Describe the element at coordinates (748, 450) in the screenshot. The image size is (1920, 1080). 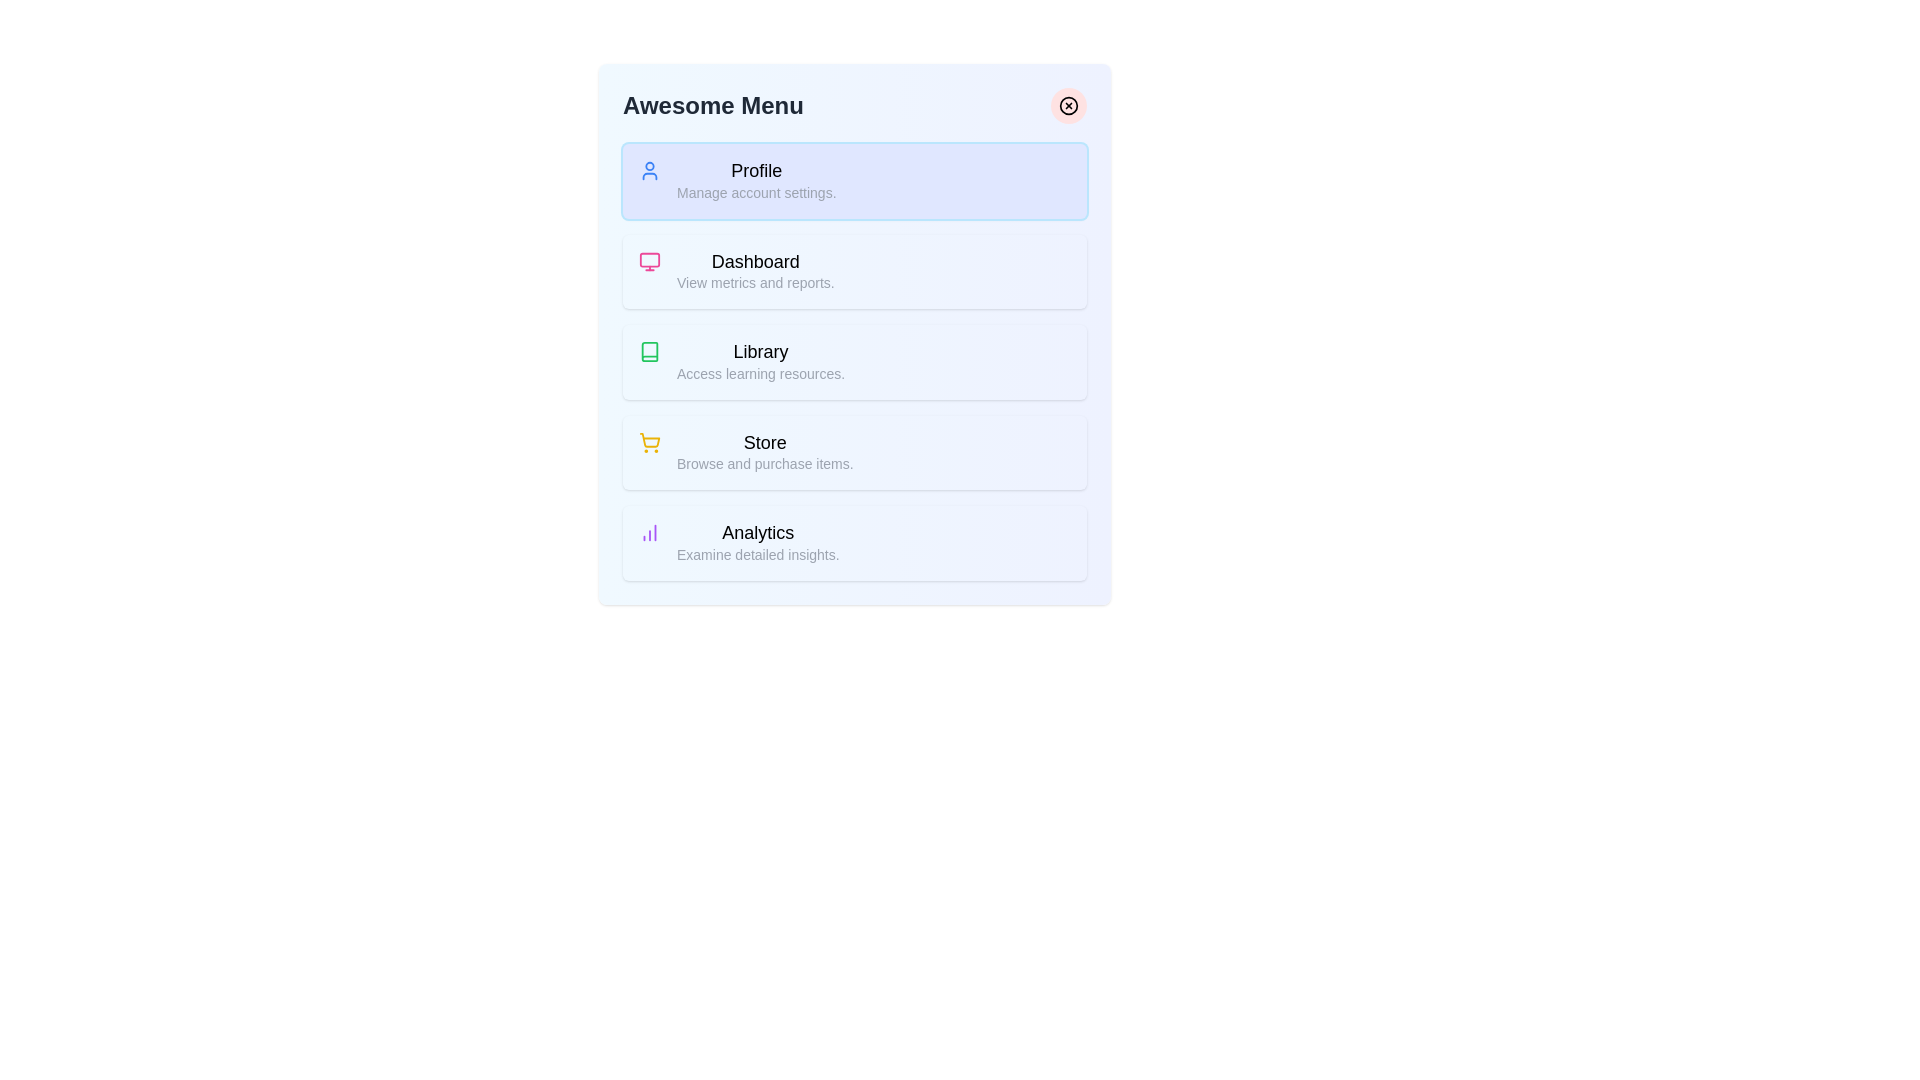
I see `the menu item labeled Store to read its description` at that location.